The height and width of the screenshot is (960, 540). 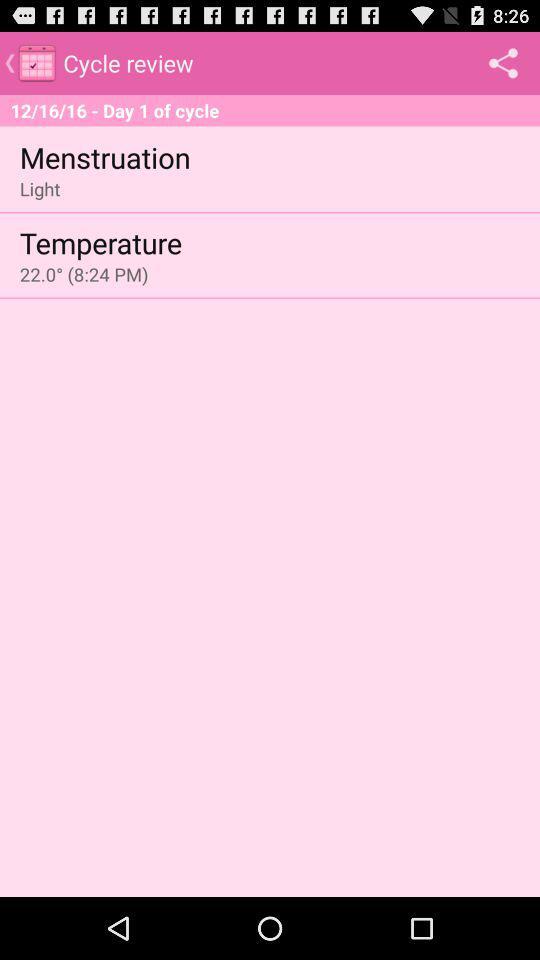 I want to click on the app below light app, so click(x=100, y=241).